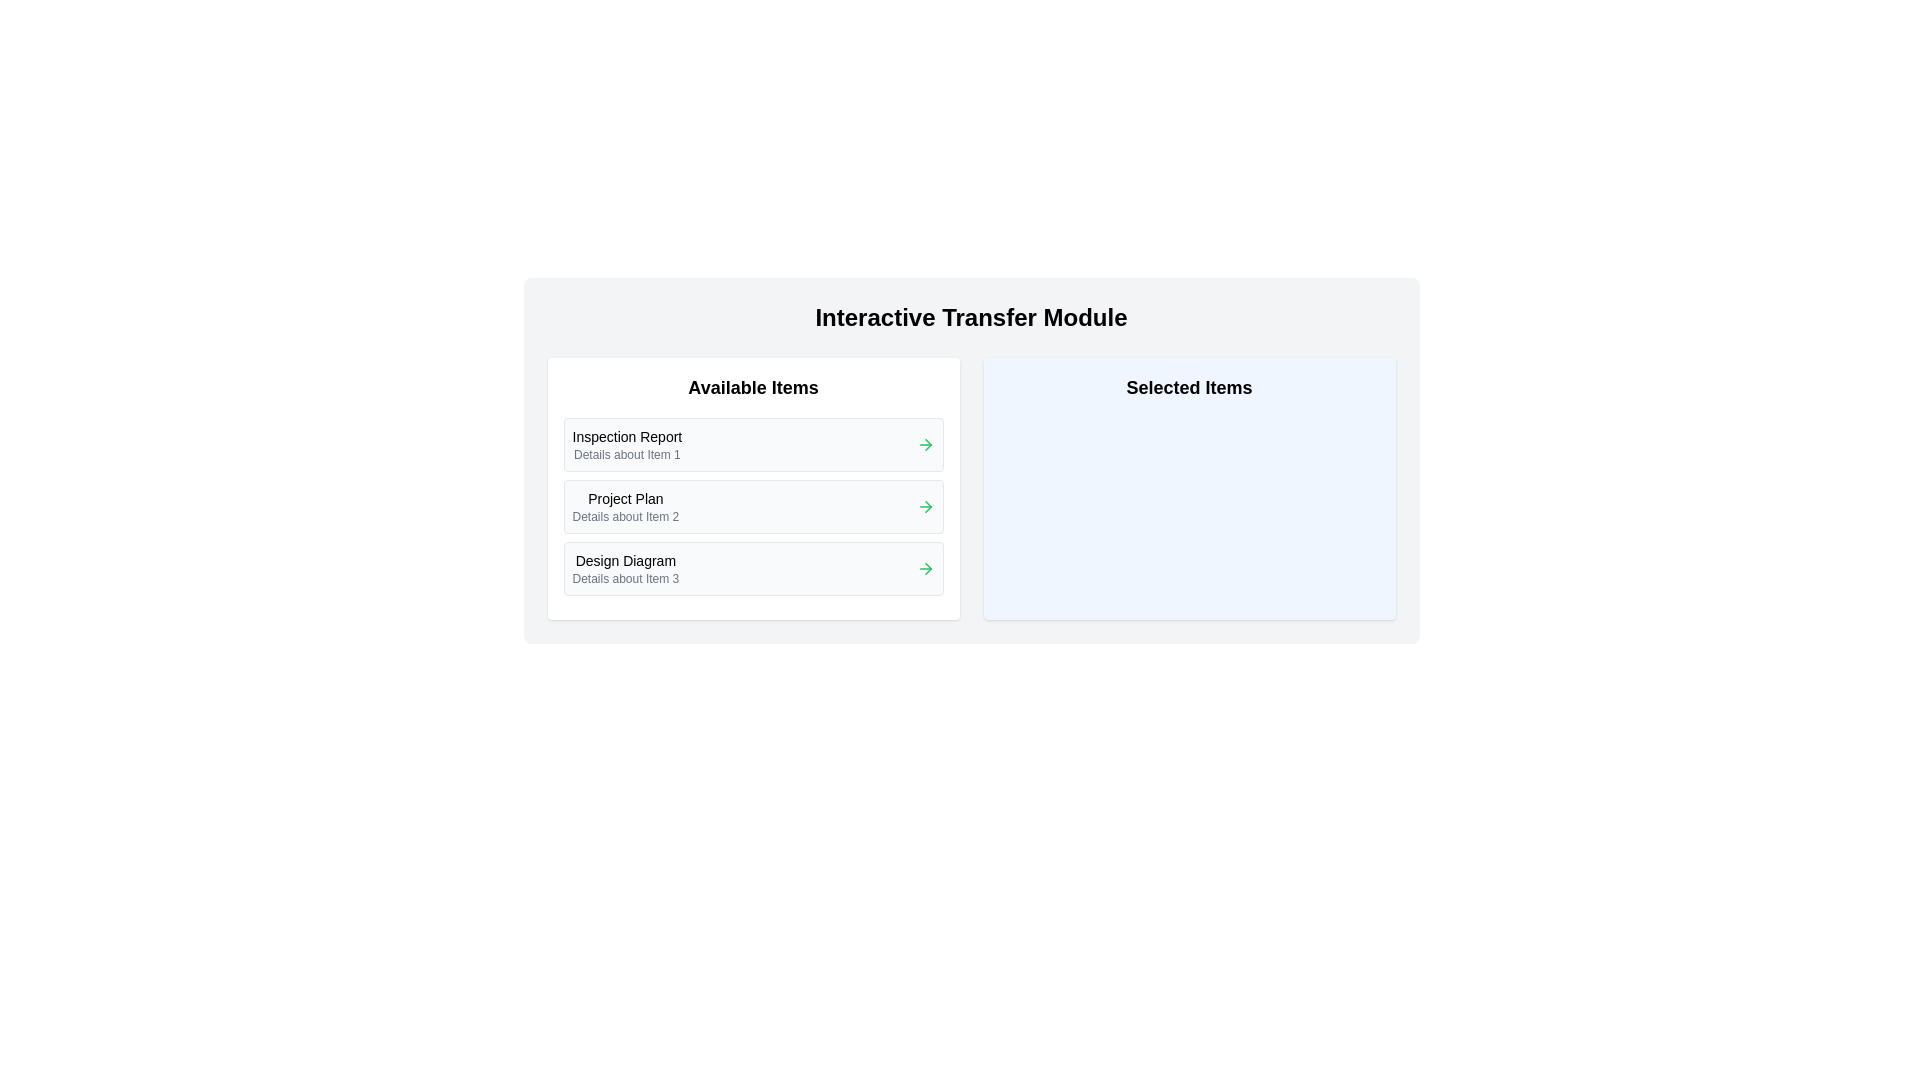 The image size is (1920, 1080). What do you see at coordinates (924, 505) in the screenshot?
I see `the button styled as an icon located to the right of the 'Project Plan' entry in the 'Available Items' list` at bounding box center [924, 505].